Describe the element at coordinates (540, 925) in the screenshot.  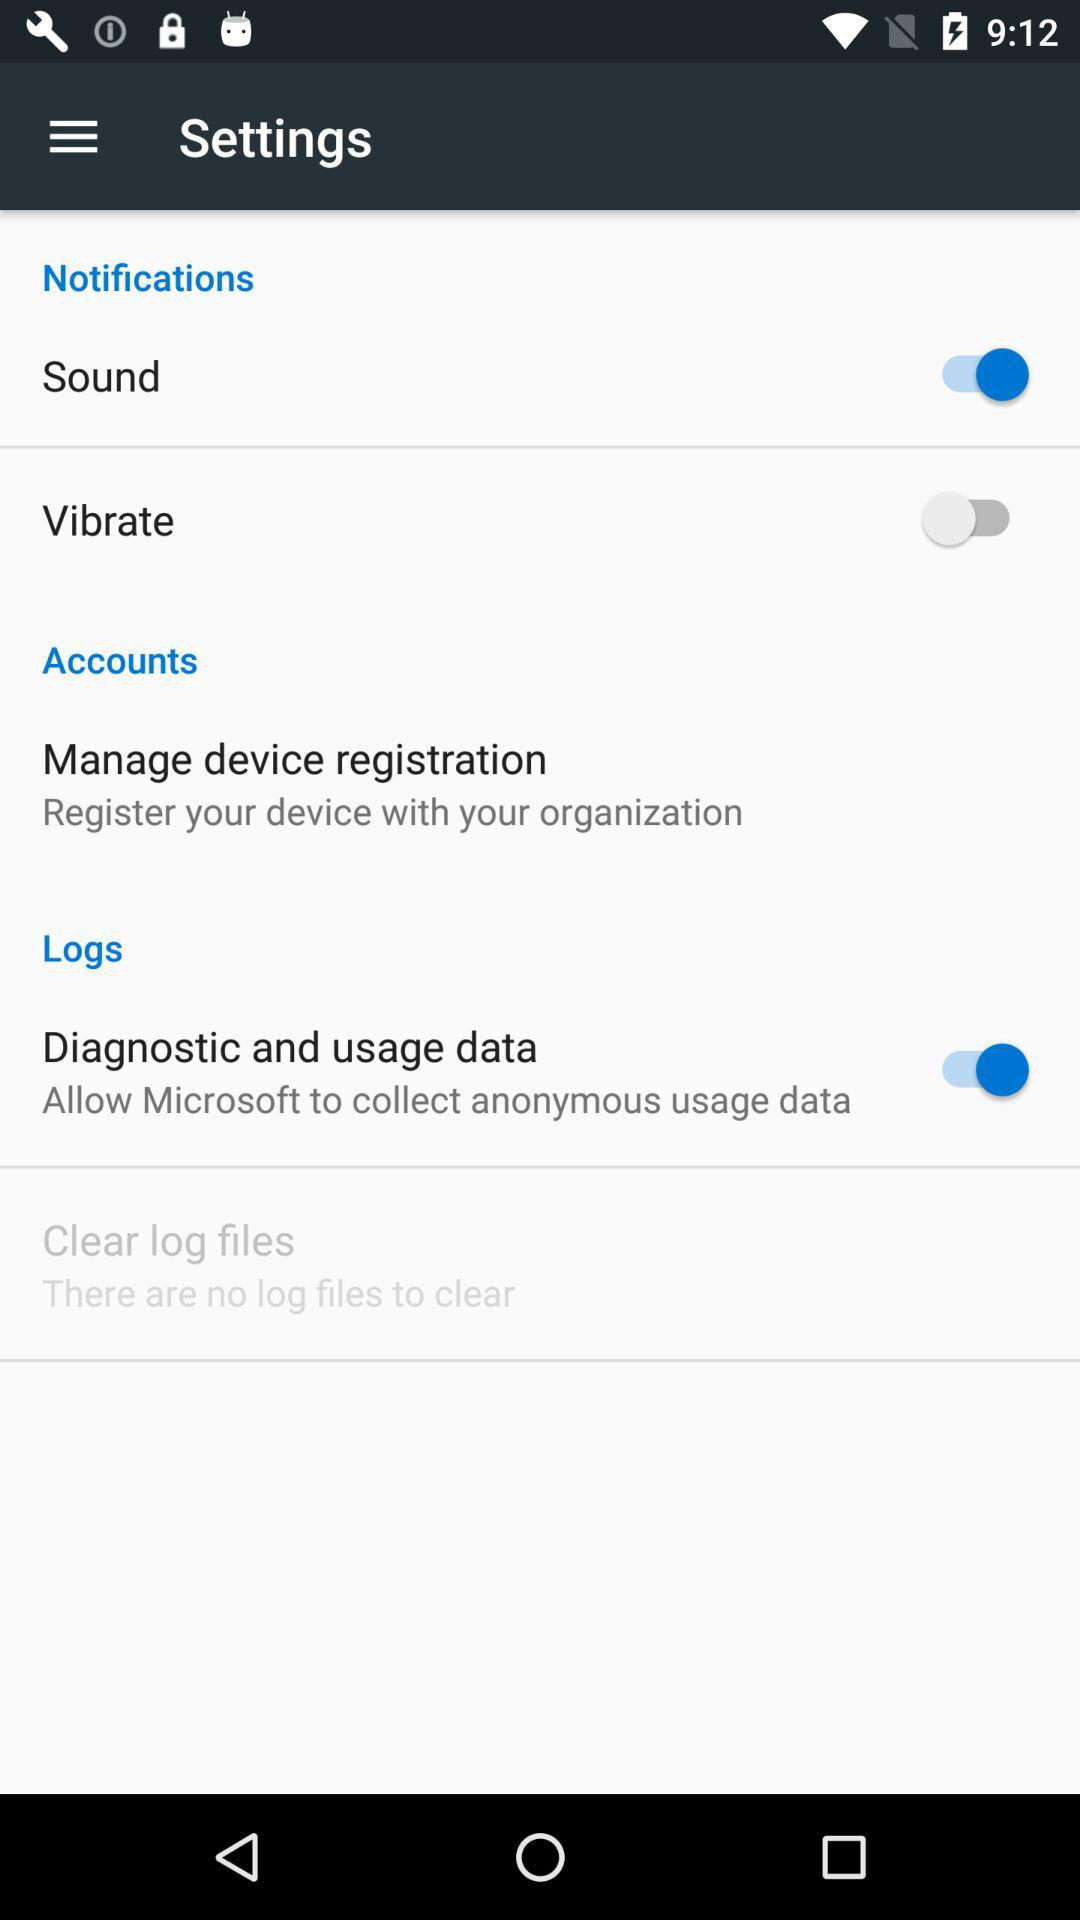
I see `app below register your device app` at that location.